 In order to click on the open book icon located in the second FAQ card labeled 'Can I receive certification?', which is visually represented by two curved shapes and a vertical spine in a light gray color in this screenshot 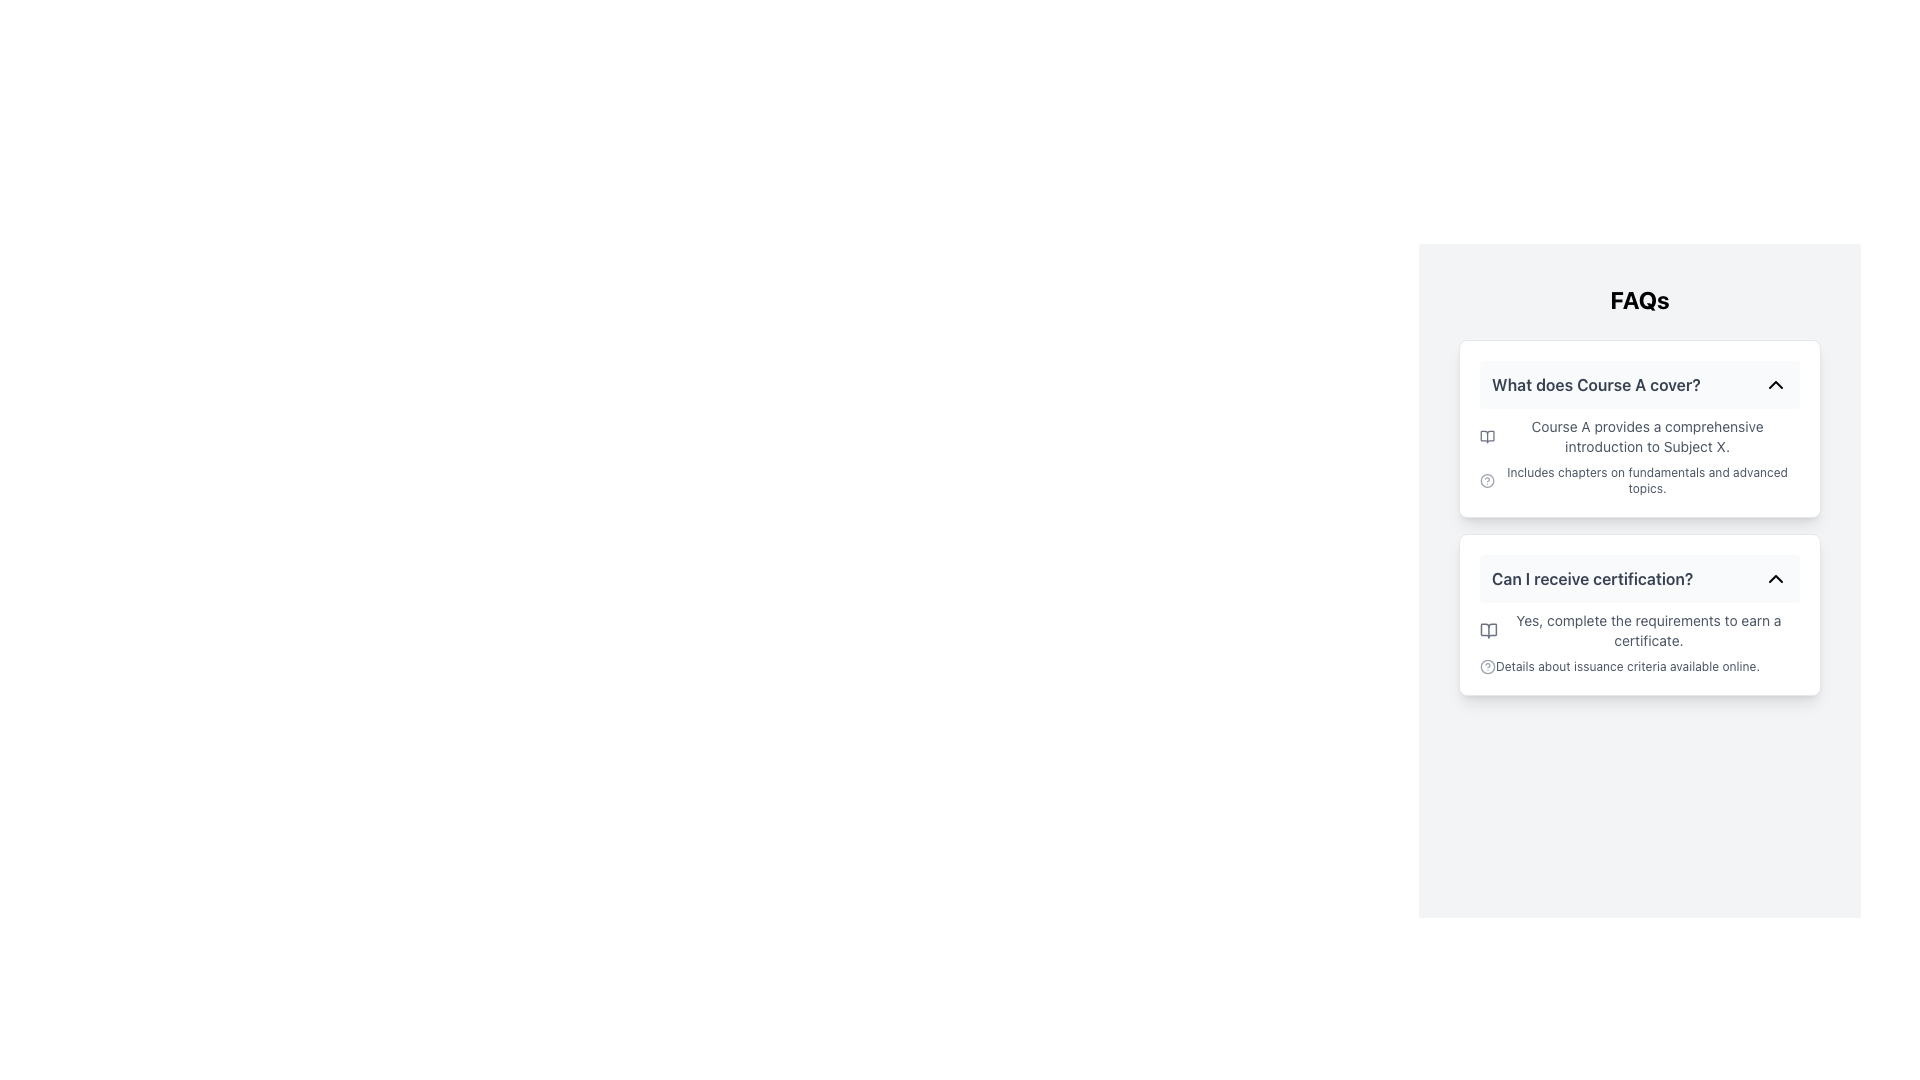, I will do `click(1488, 631)`.